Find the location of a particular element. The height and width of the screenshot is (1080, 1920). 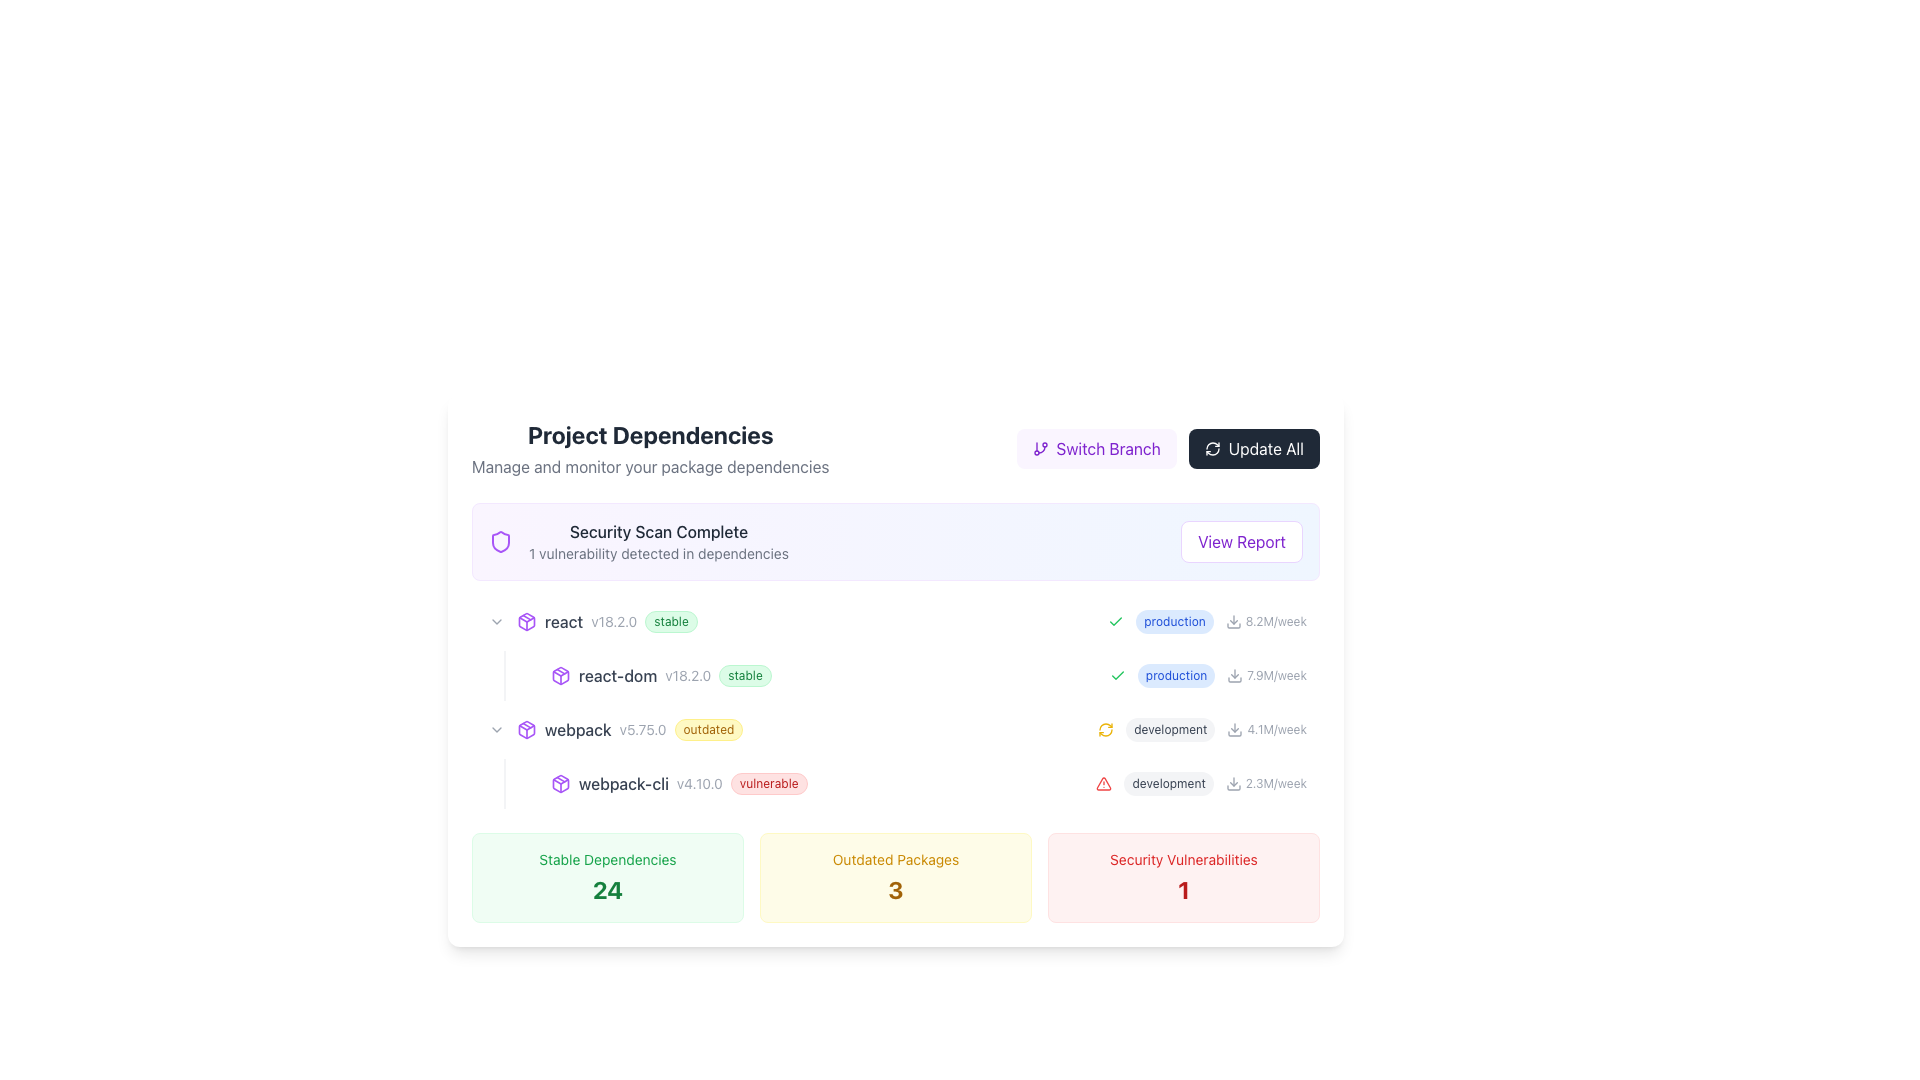

the list item displaying 'react-dom v18.2.0 stable production 7.9M/week' in the dependency overview interface, which is positioned below 'react' and above 'webpack' is located at coordinates (911, 675).